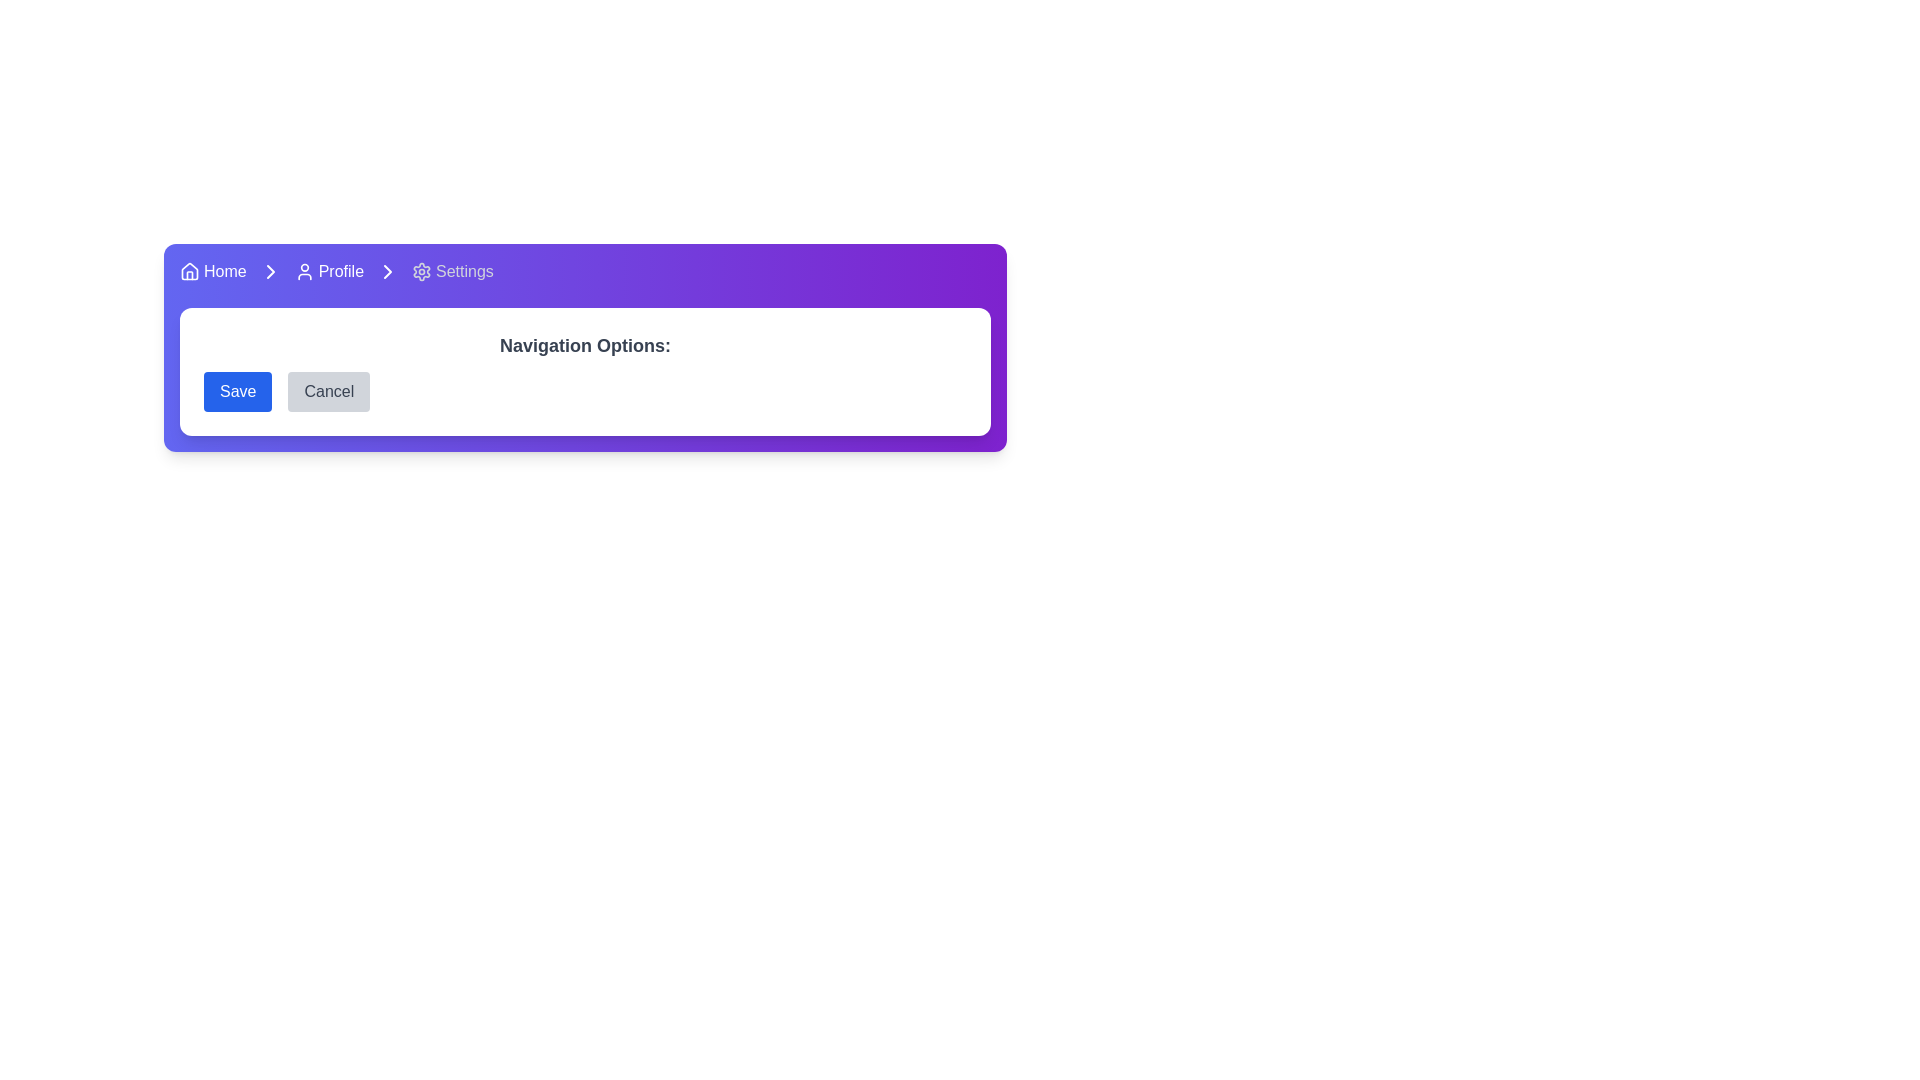 Image resolution: width=1920 pixels, height=1080 pixels. What do you see at coordinates (303, 272) in the screenshot?
I see `the profile icon, which is a circular head above a curved line representing shoulders, located to the left of the 'Profile' text in the navigation bar` at bounding box center [303, 272].